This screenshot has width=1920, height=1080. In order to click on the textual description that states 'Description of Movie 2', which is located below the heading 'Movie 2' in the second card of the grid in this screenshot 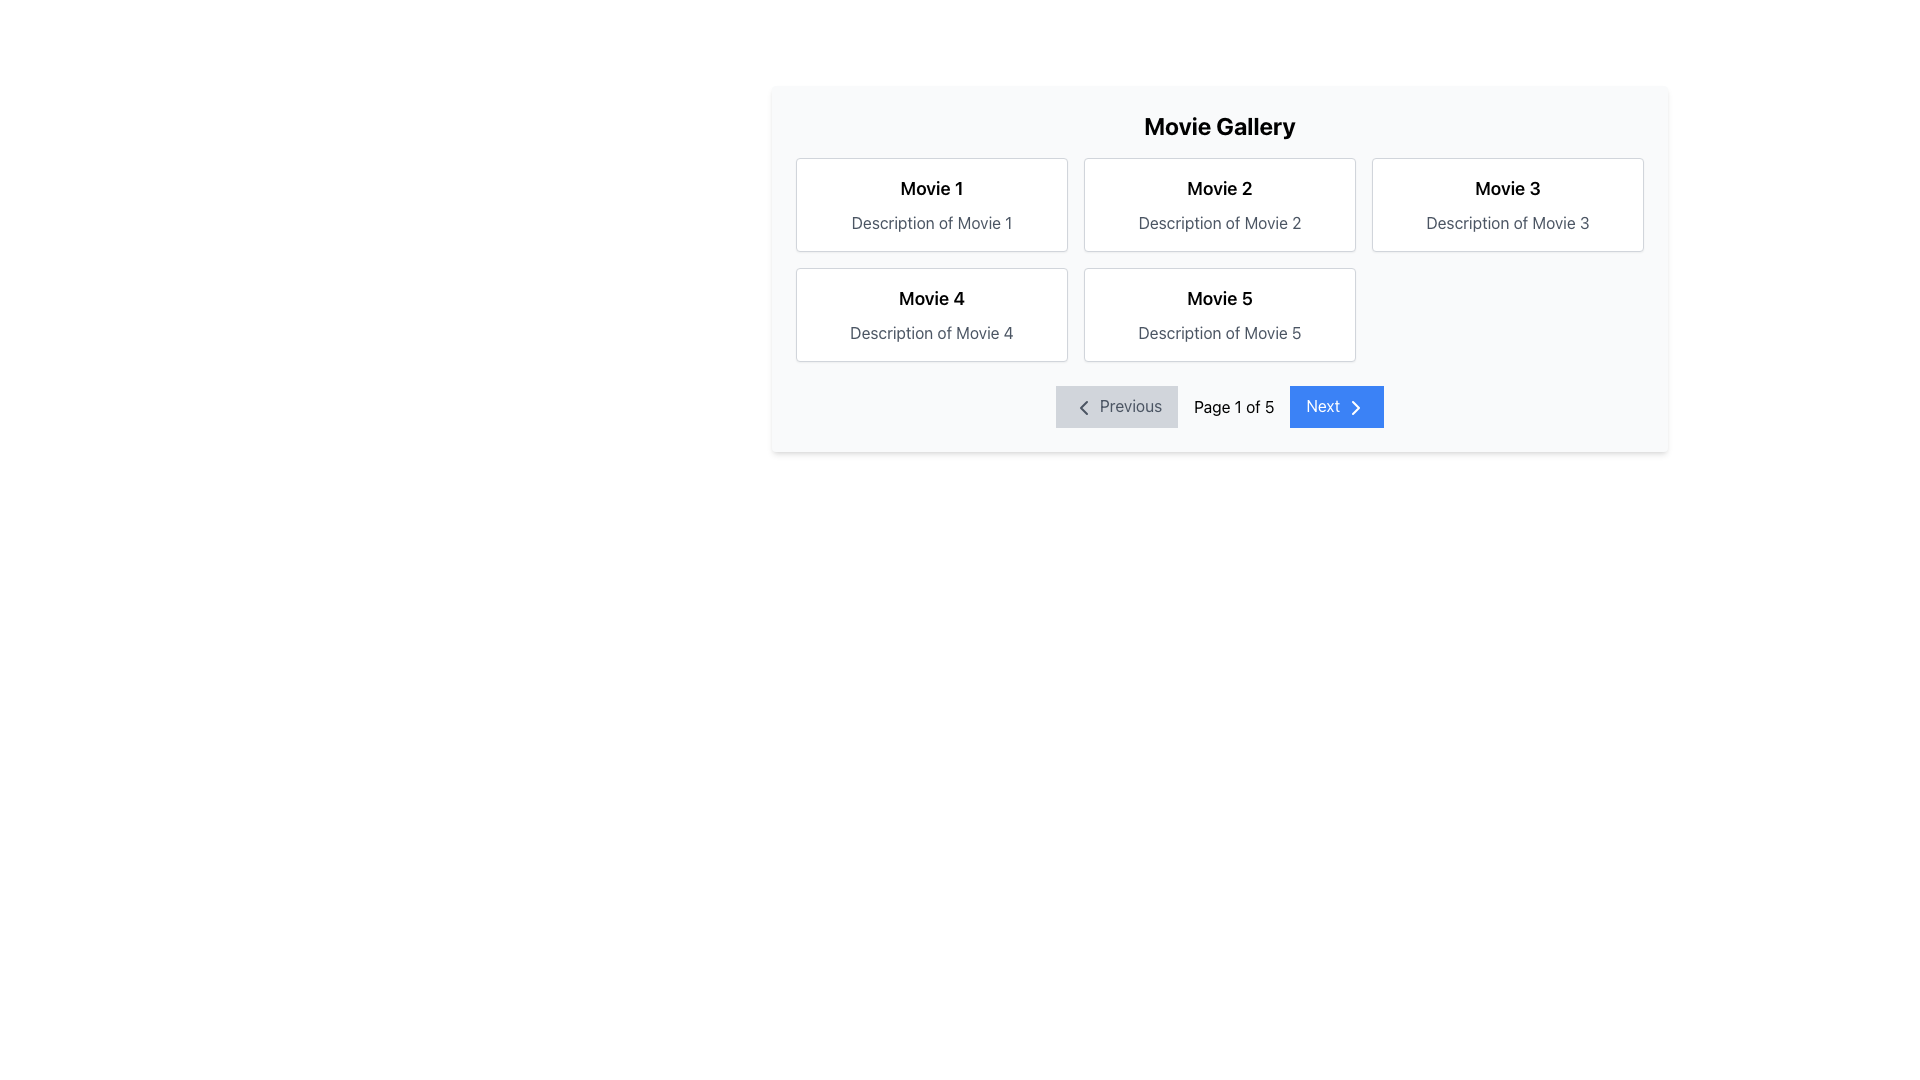, I will do `click(1218, 223)`.